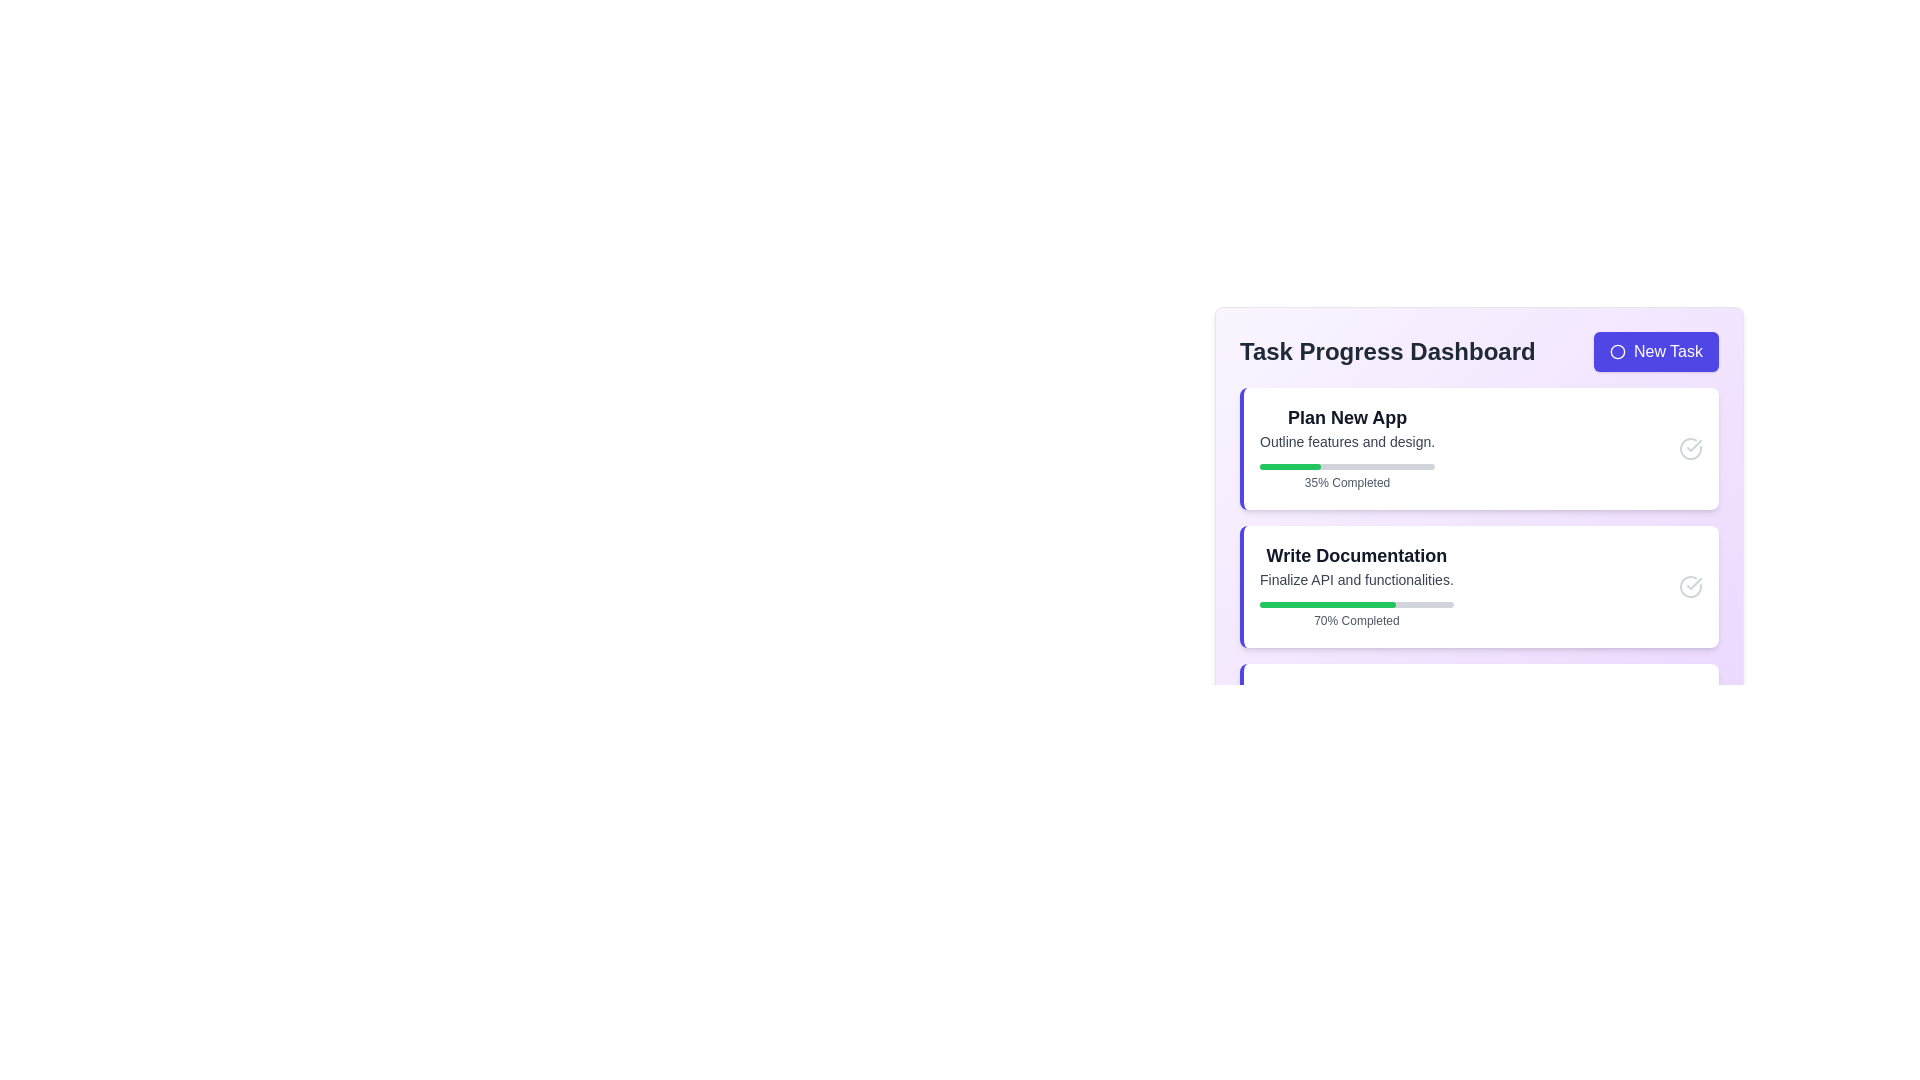 The width and height of the screenshot is (1920, 1080). Describe the element at coordinates (1356, 555) in the screenshot. I see `text labeled 'Write Documentation' which is styled in bold and large dark gray font, positioned at the top of the task representation block` at that location.